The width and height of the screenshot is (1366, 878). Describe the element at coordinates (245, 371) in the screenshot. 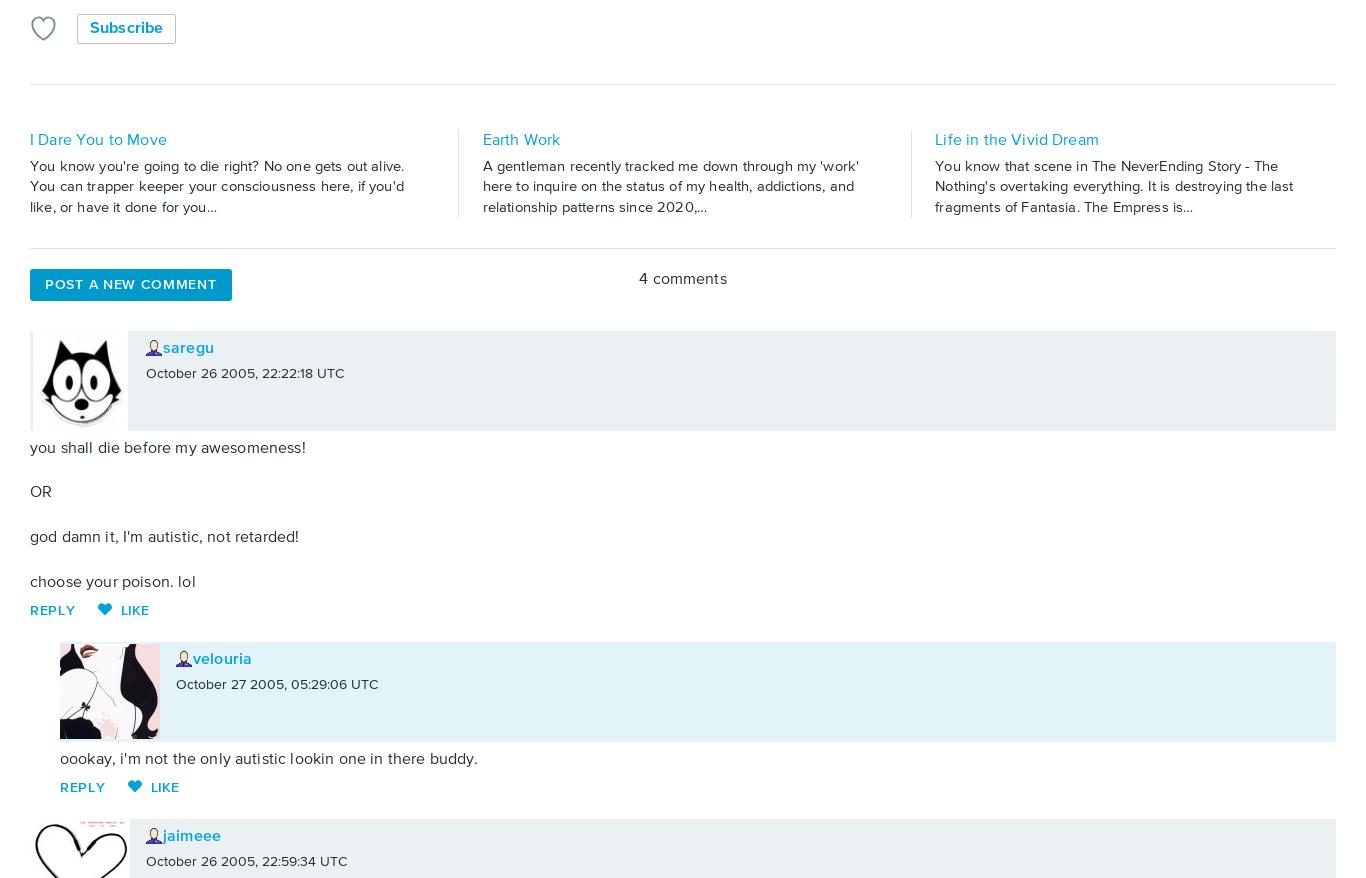

I see `'October 26 2005, 22:22:18 UTC'` at that location.